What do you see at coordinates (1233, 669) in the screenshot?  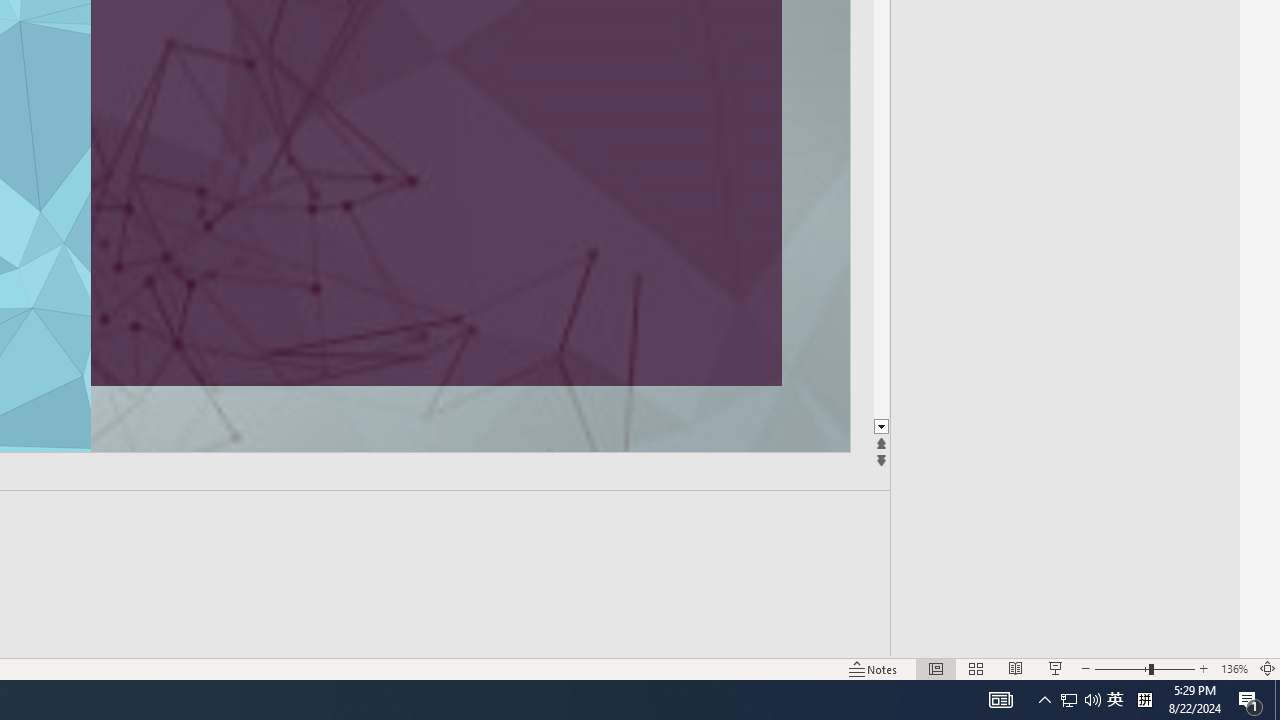 I see `'Zoom 136%'` at bounding box center [1233, 669].